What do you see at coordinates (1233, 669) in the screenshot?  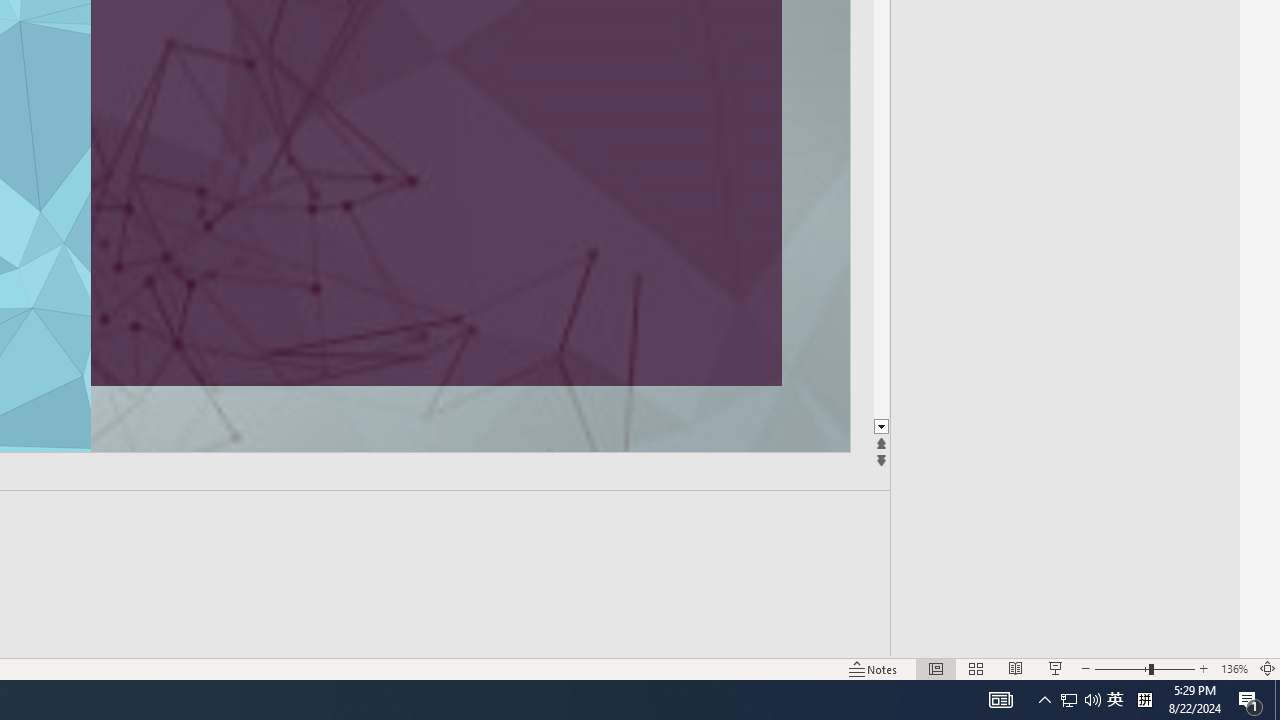 I see `'Zoom 136%'` at bounding box center [1233, 669].